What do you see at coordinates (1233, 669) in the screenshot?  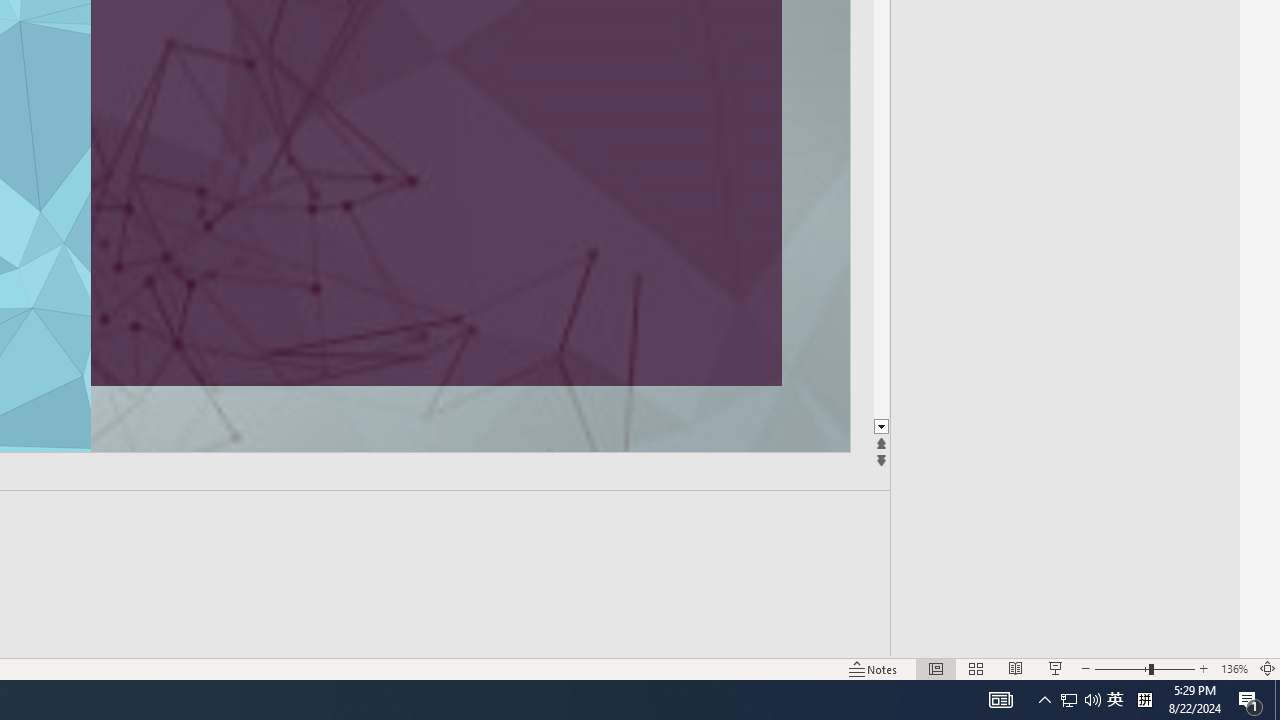 I see `'Zoom 136%'` at bounding box center [1233, 669].